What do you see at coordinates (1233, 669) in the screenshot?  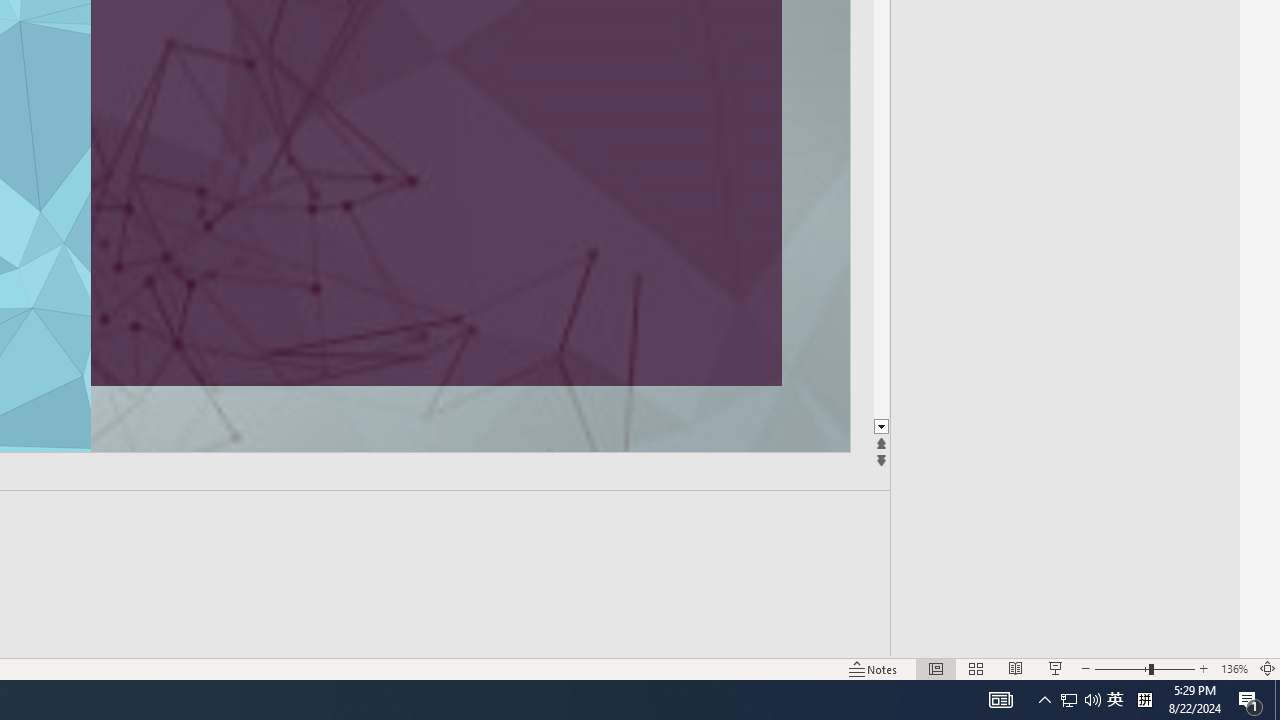 I see `'Zoom 136%'` at bounding box center [1233, 669].